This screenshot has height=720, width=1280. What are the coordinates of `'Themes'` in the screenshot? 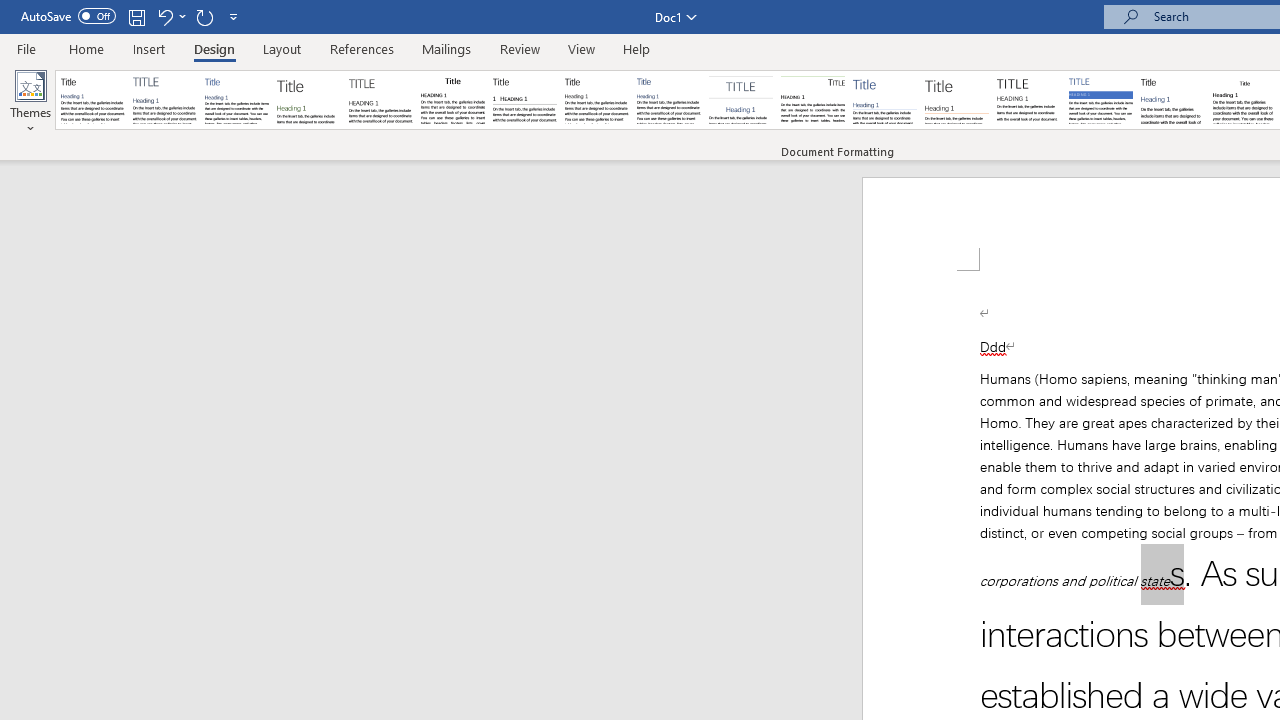 It's located at (30, 103).